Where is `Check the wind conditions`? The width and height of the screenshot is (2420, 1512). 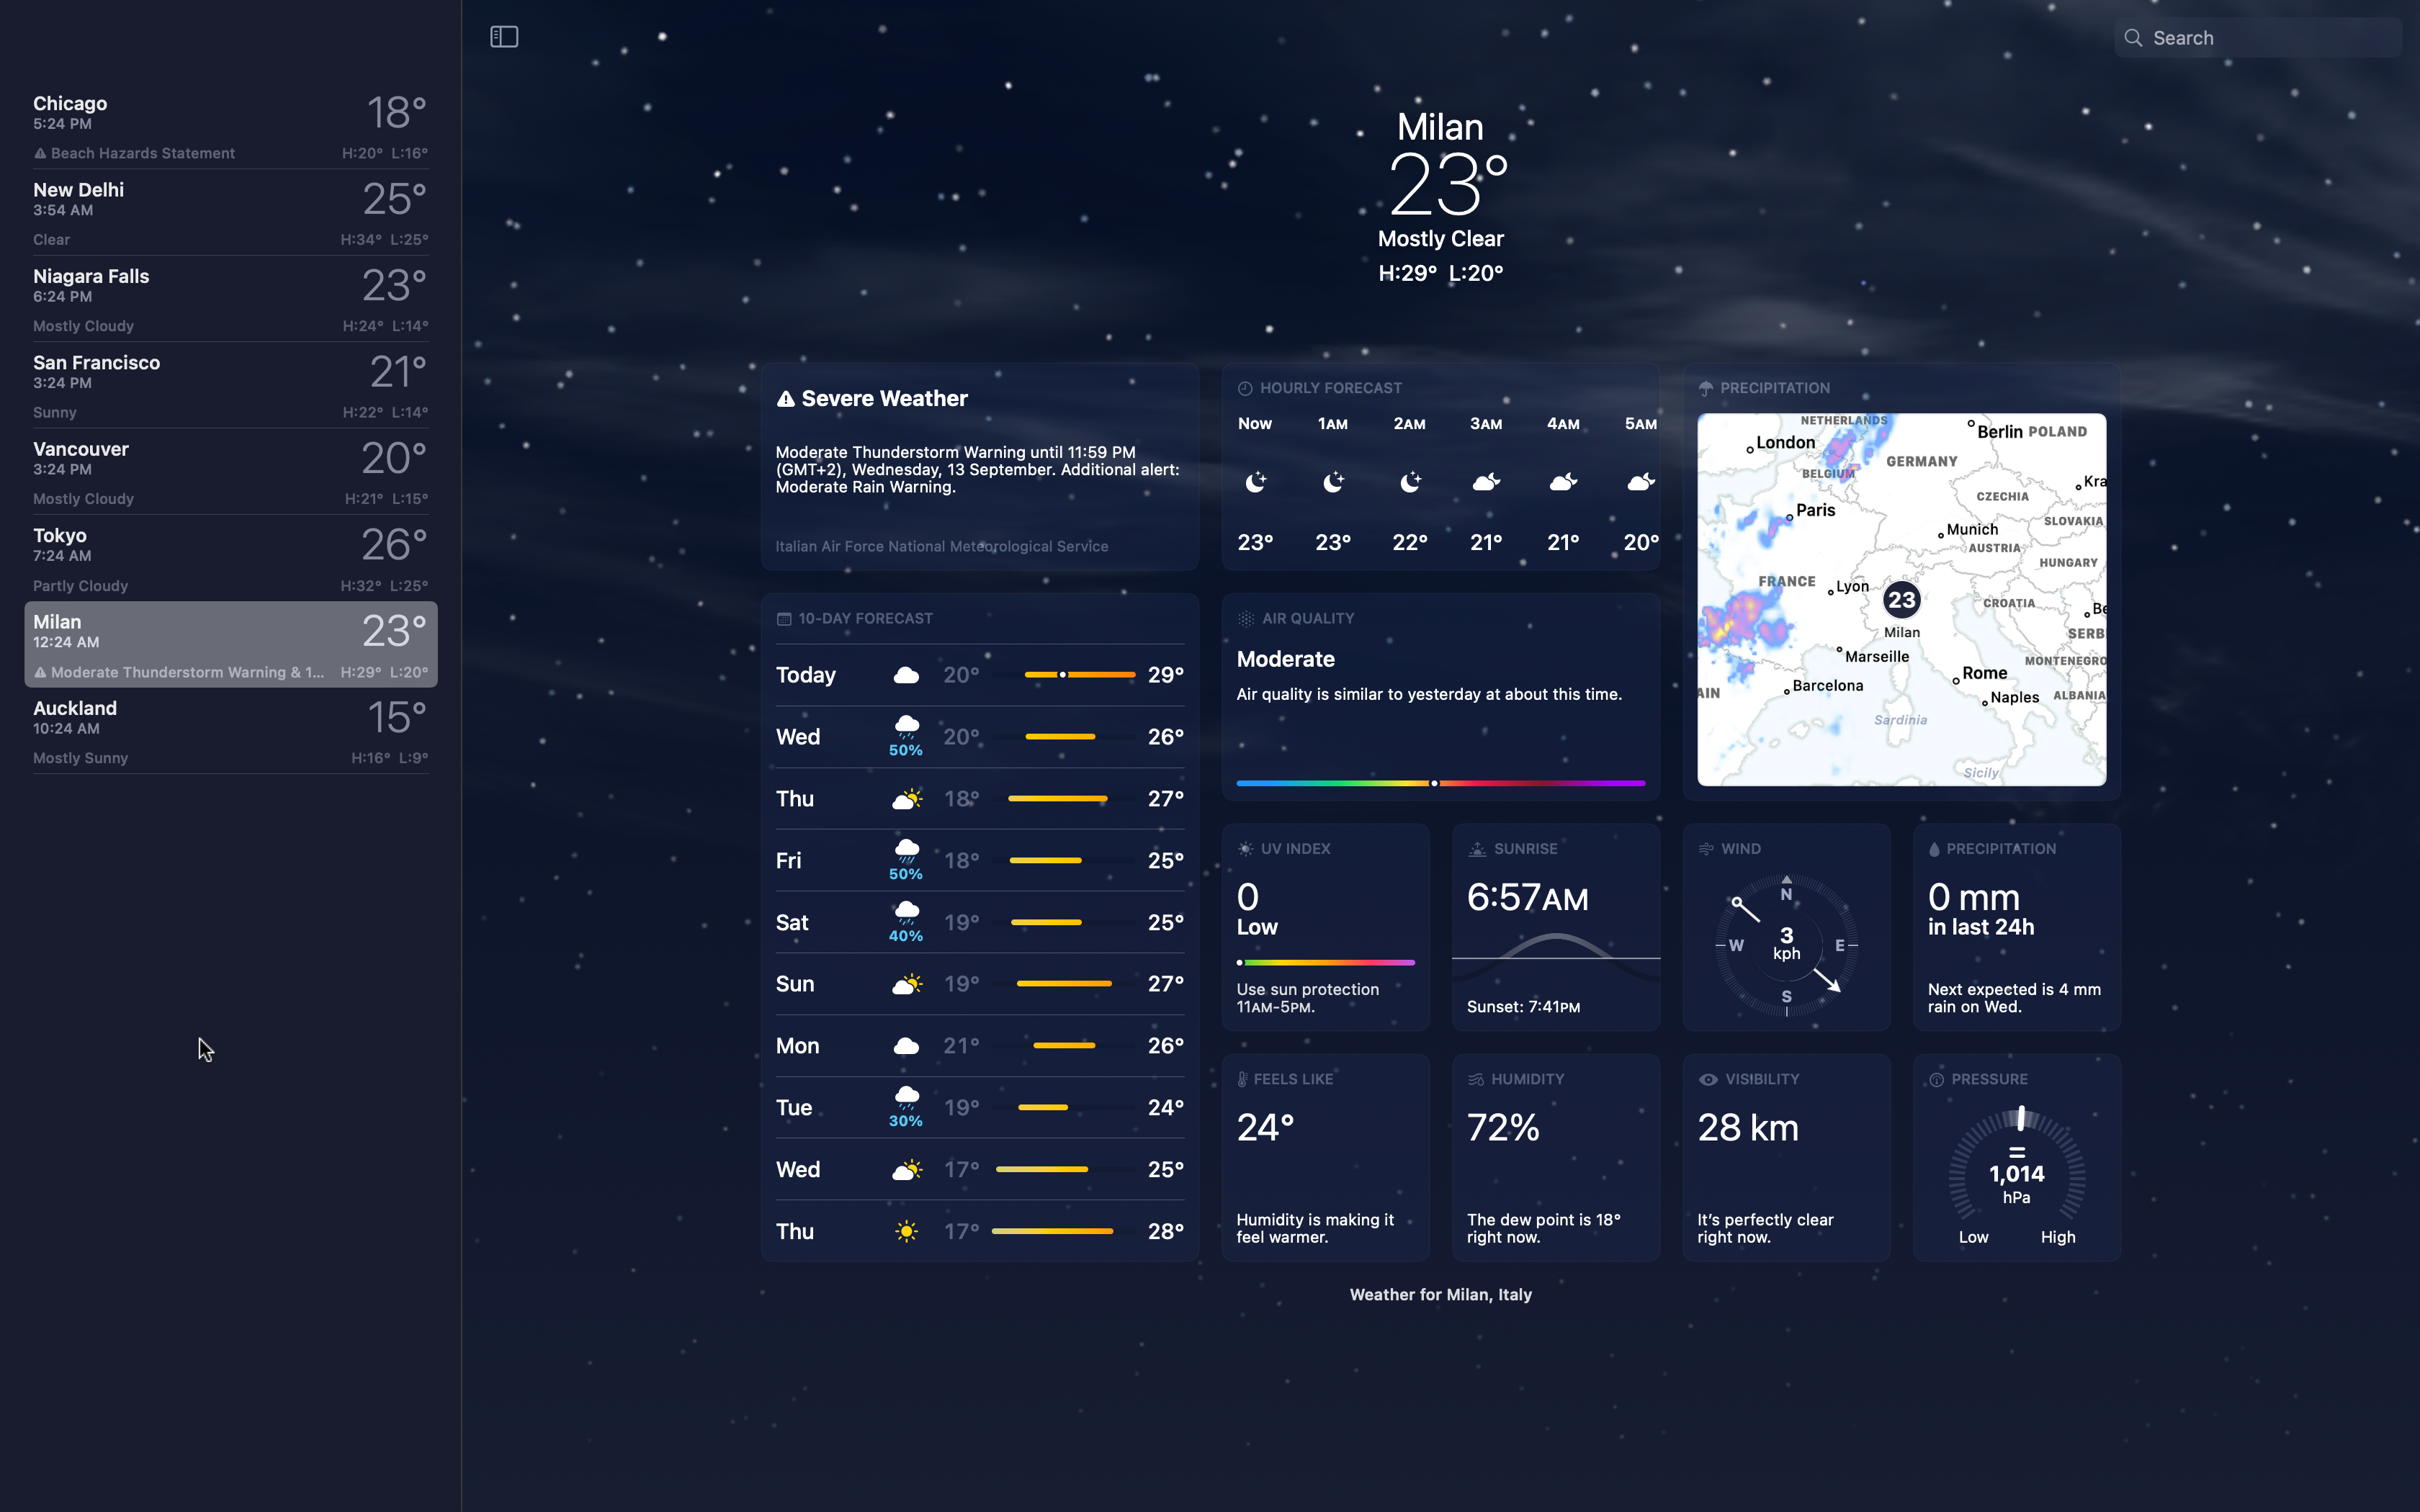
Check the wind conditions is located at coordinates (1785, 926).